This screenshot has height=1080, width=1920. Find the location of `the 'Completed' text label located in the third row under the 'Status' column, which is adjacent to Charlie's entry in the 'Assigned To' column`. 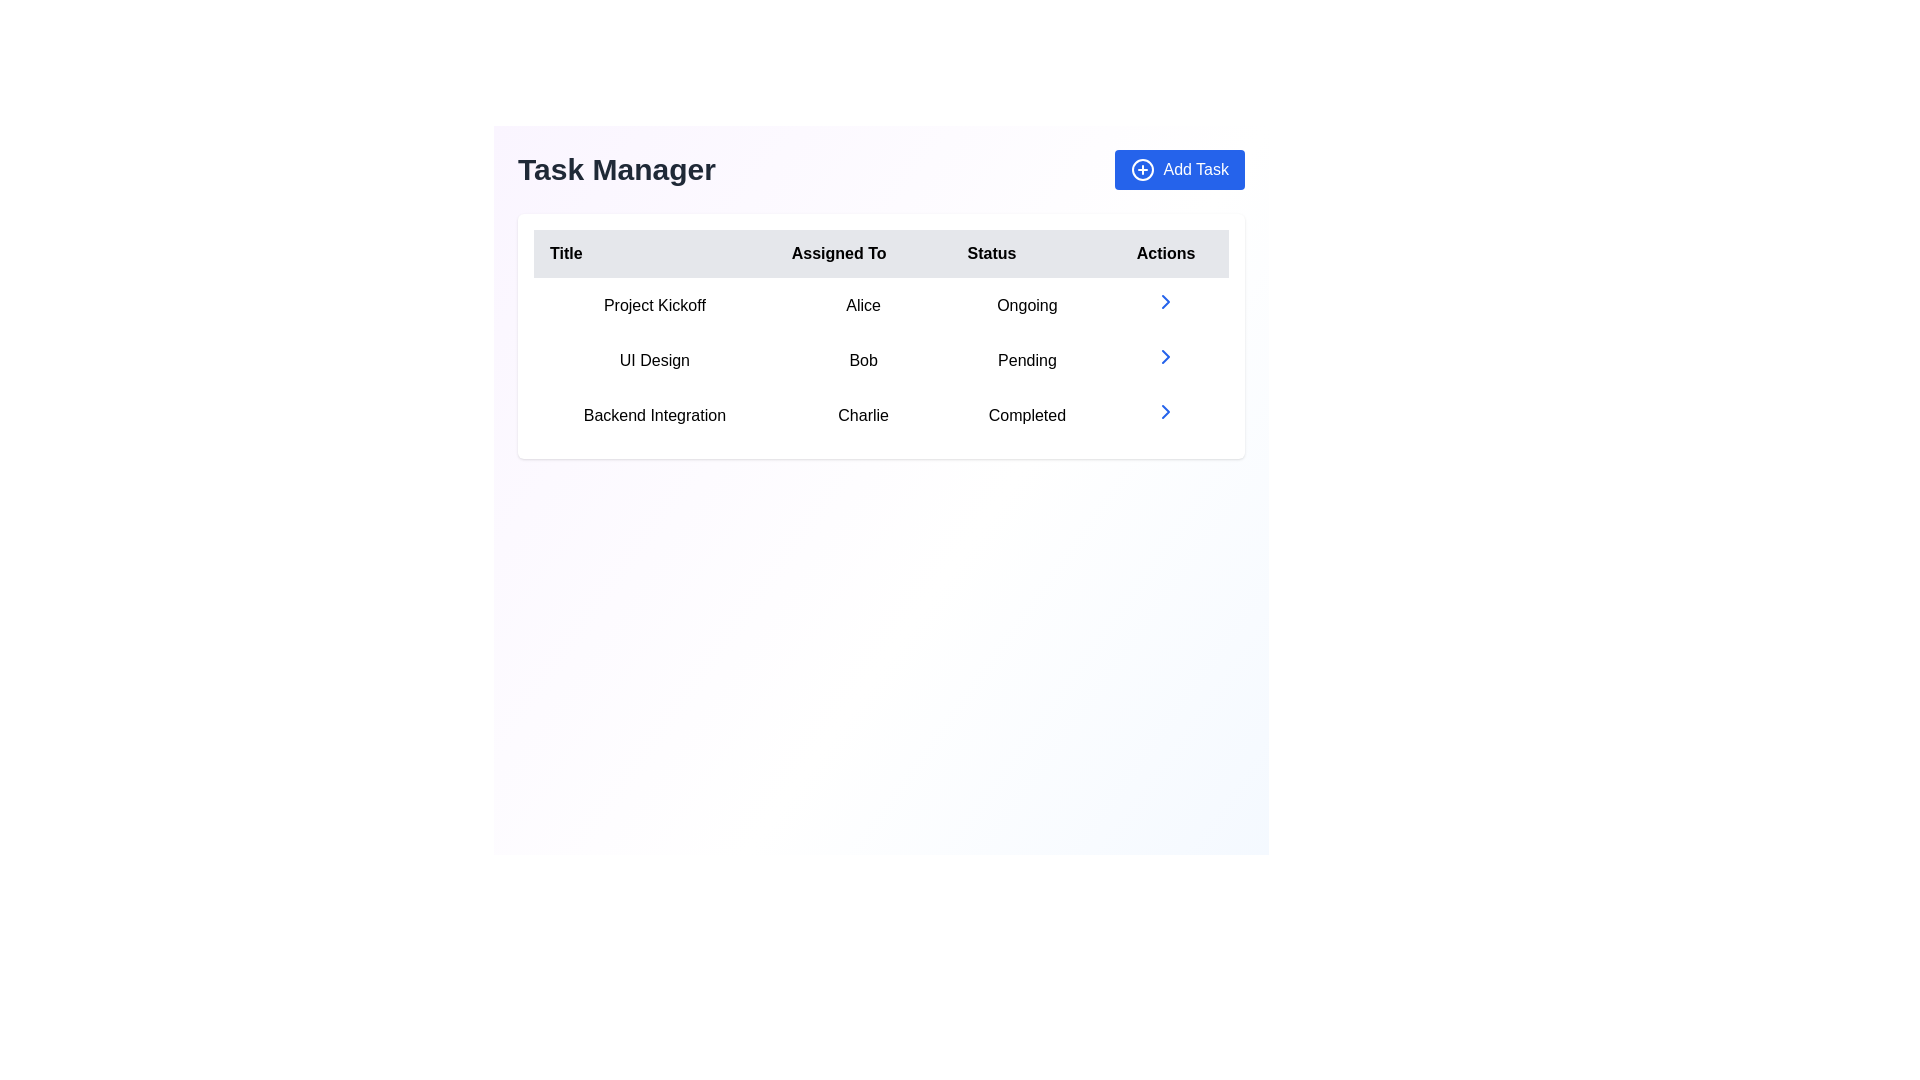

the 'Completed' text label located in the third row under the 'Status' column, which is adjacent to Charlie's entry in the 'Assigned To' column is located at coordinates (1027, 414).